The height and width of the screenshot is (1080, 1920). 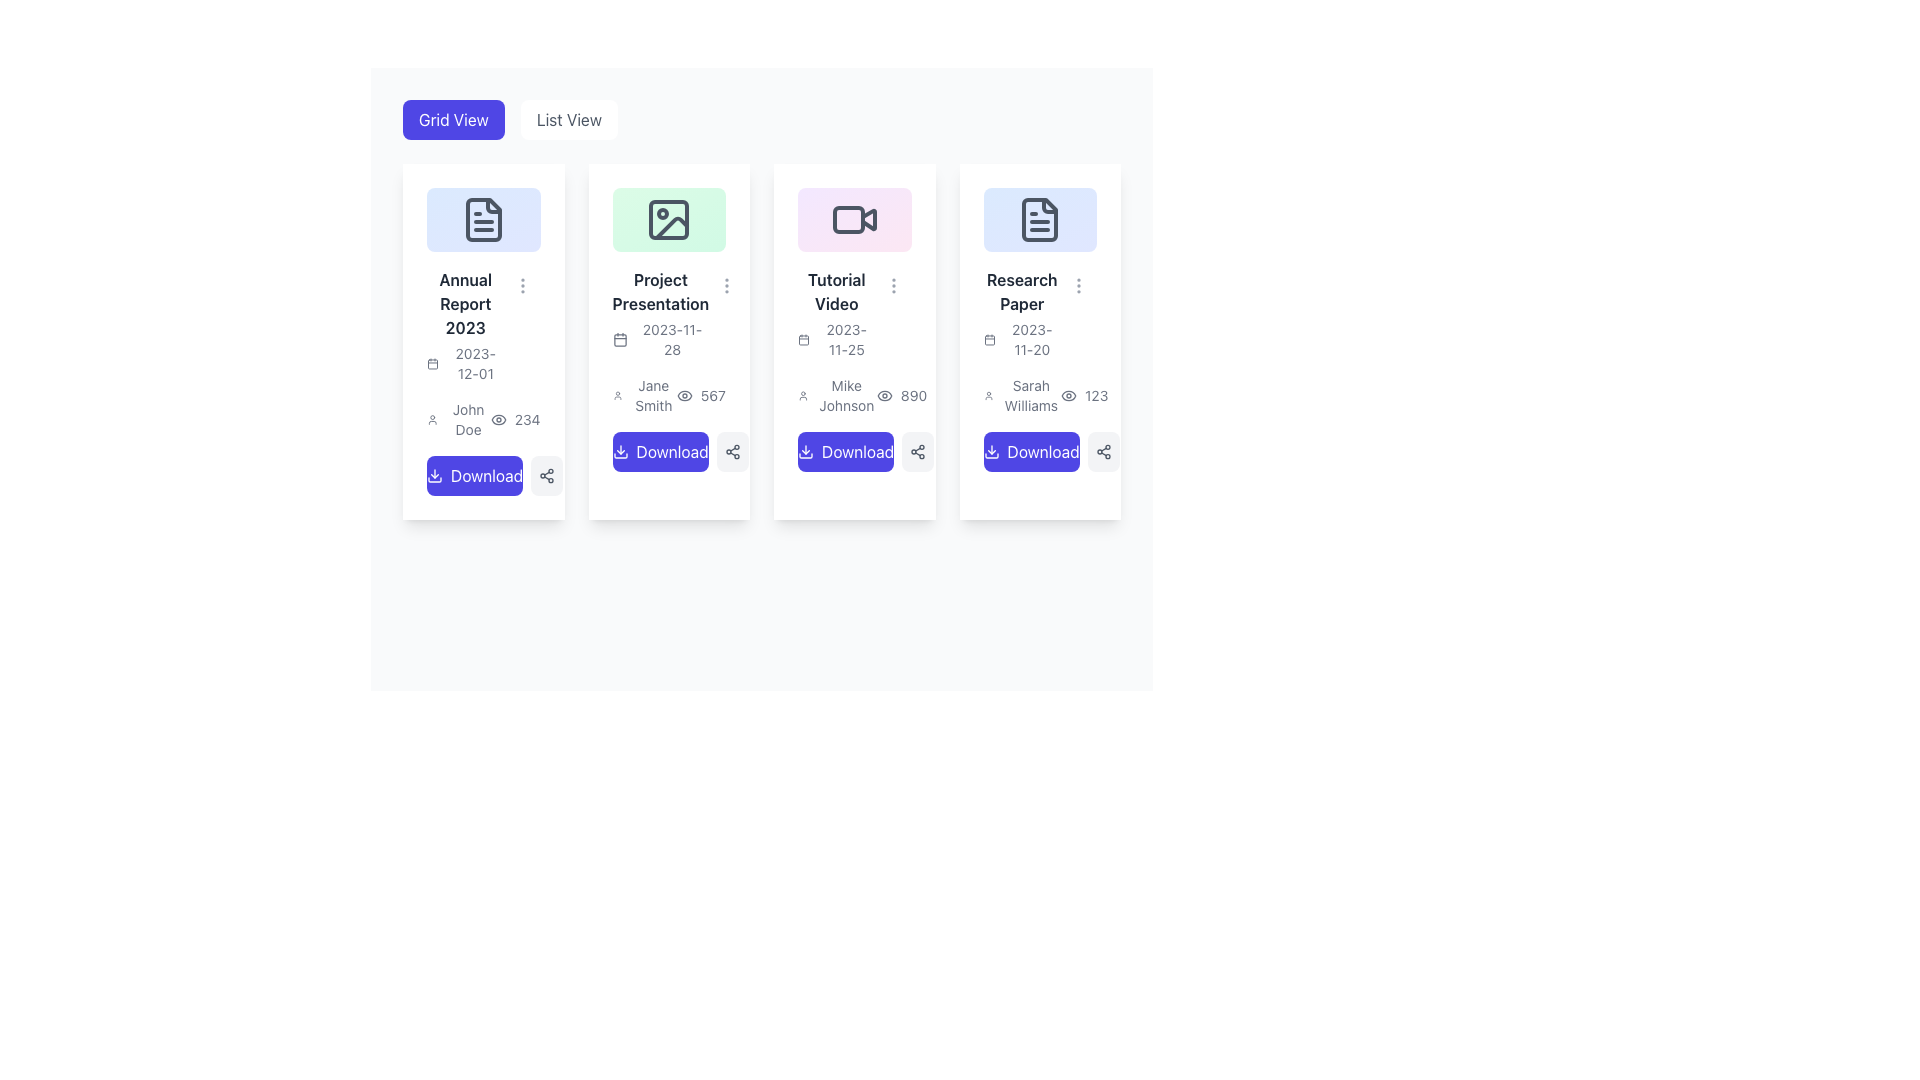 What do you see at coordinates (701, 395) in the screenshot?
I see `displayed number '567' in bold font next to the eye icon within the 'Project Presentation' card under the username 'Jane Smith'` at bounding box center [701, 395].